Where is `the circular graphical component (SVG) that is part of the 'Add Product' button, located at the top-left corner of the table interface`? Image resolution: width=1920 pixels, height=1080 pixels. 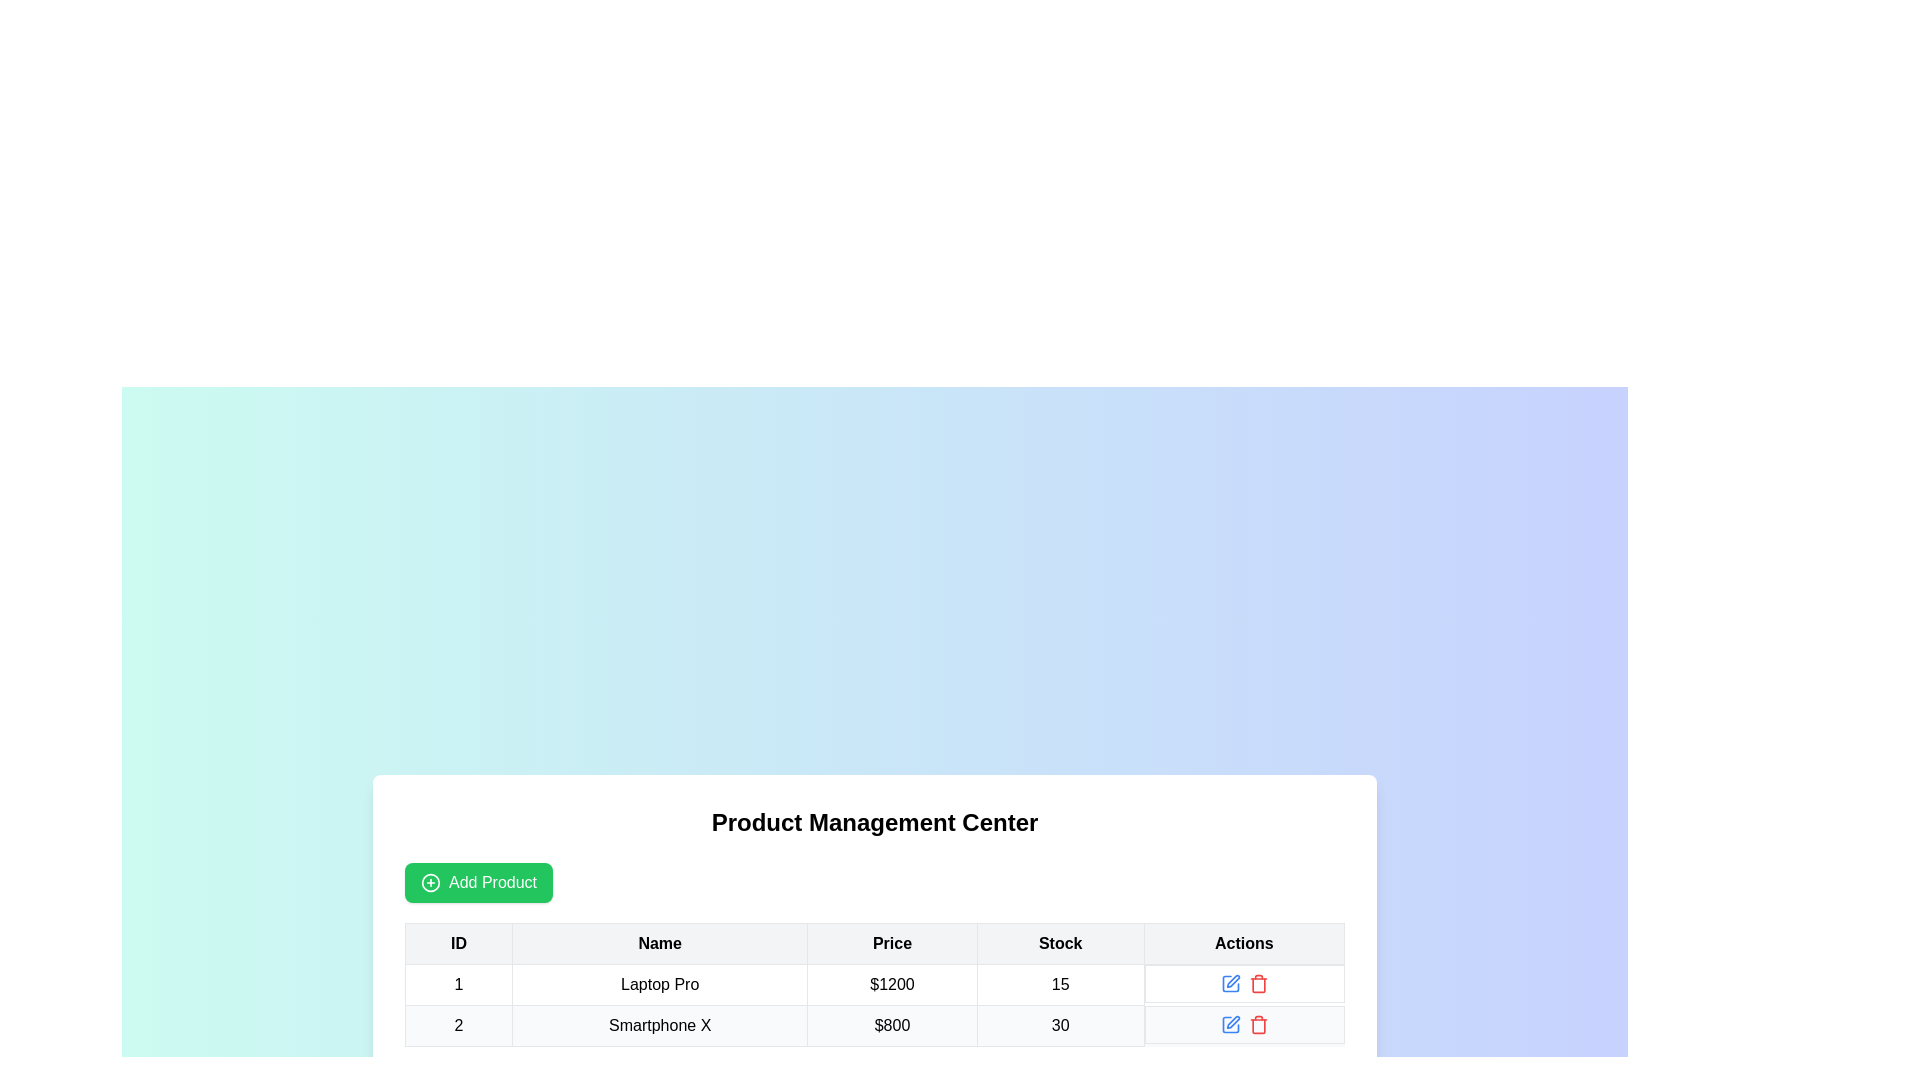
the circular graphical component (SVG) that is part of the 'Add Product' button, located at the top-left corner of the table interface is located at coordinates (430, 882).